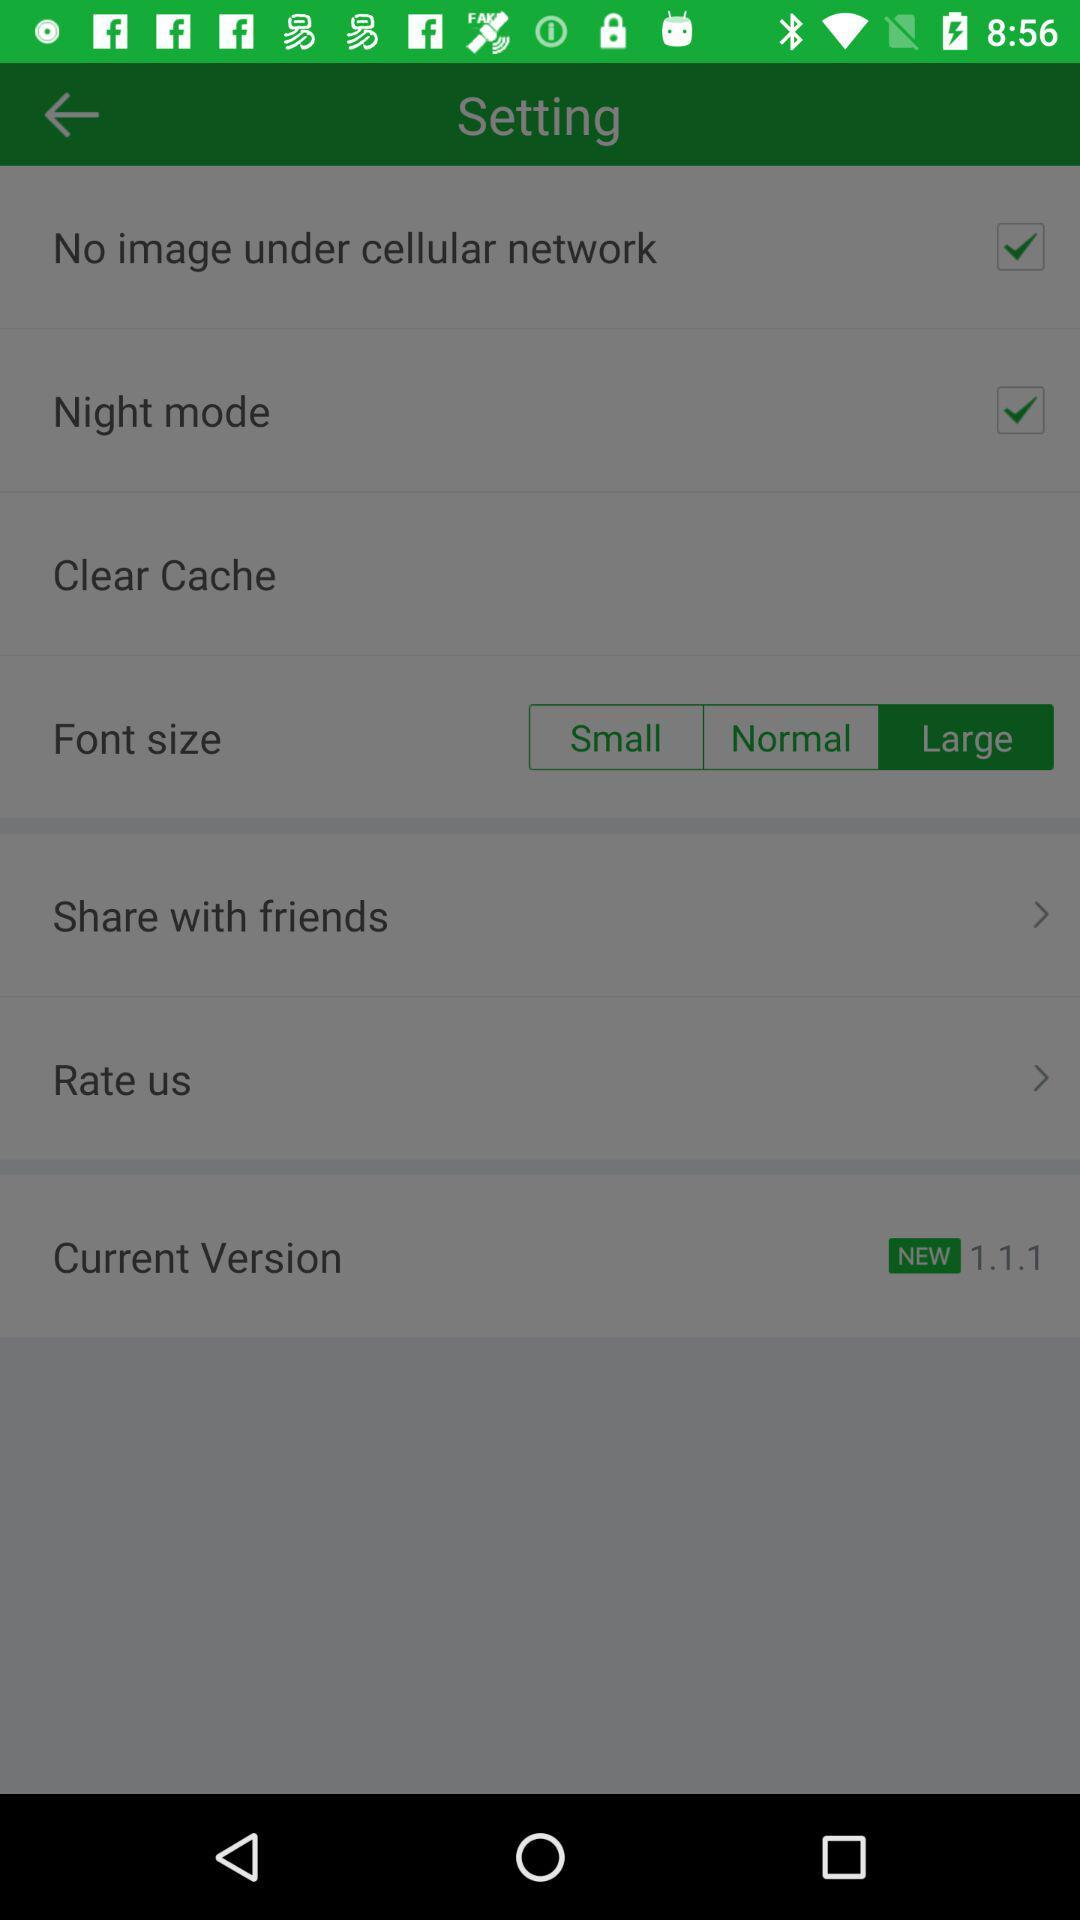  Describe the element at coordinates (1020, 409) in the screenshot. I see `the icon to the right of night mode` at that location.